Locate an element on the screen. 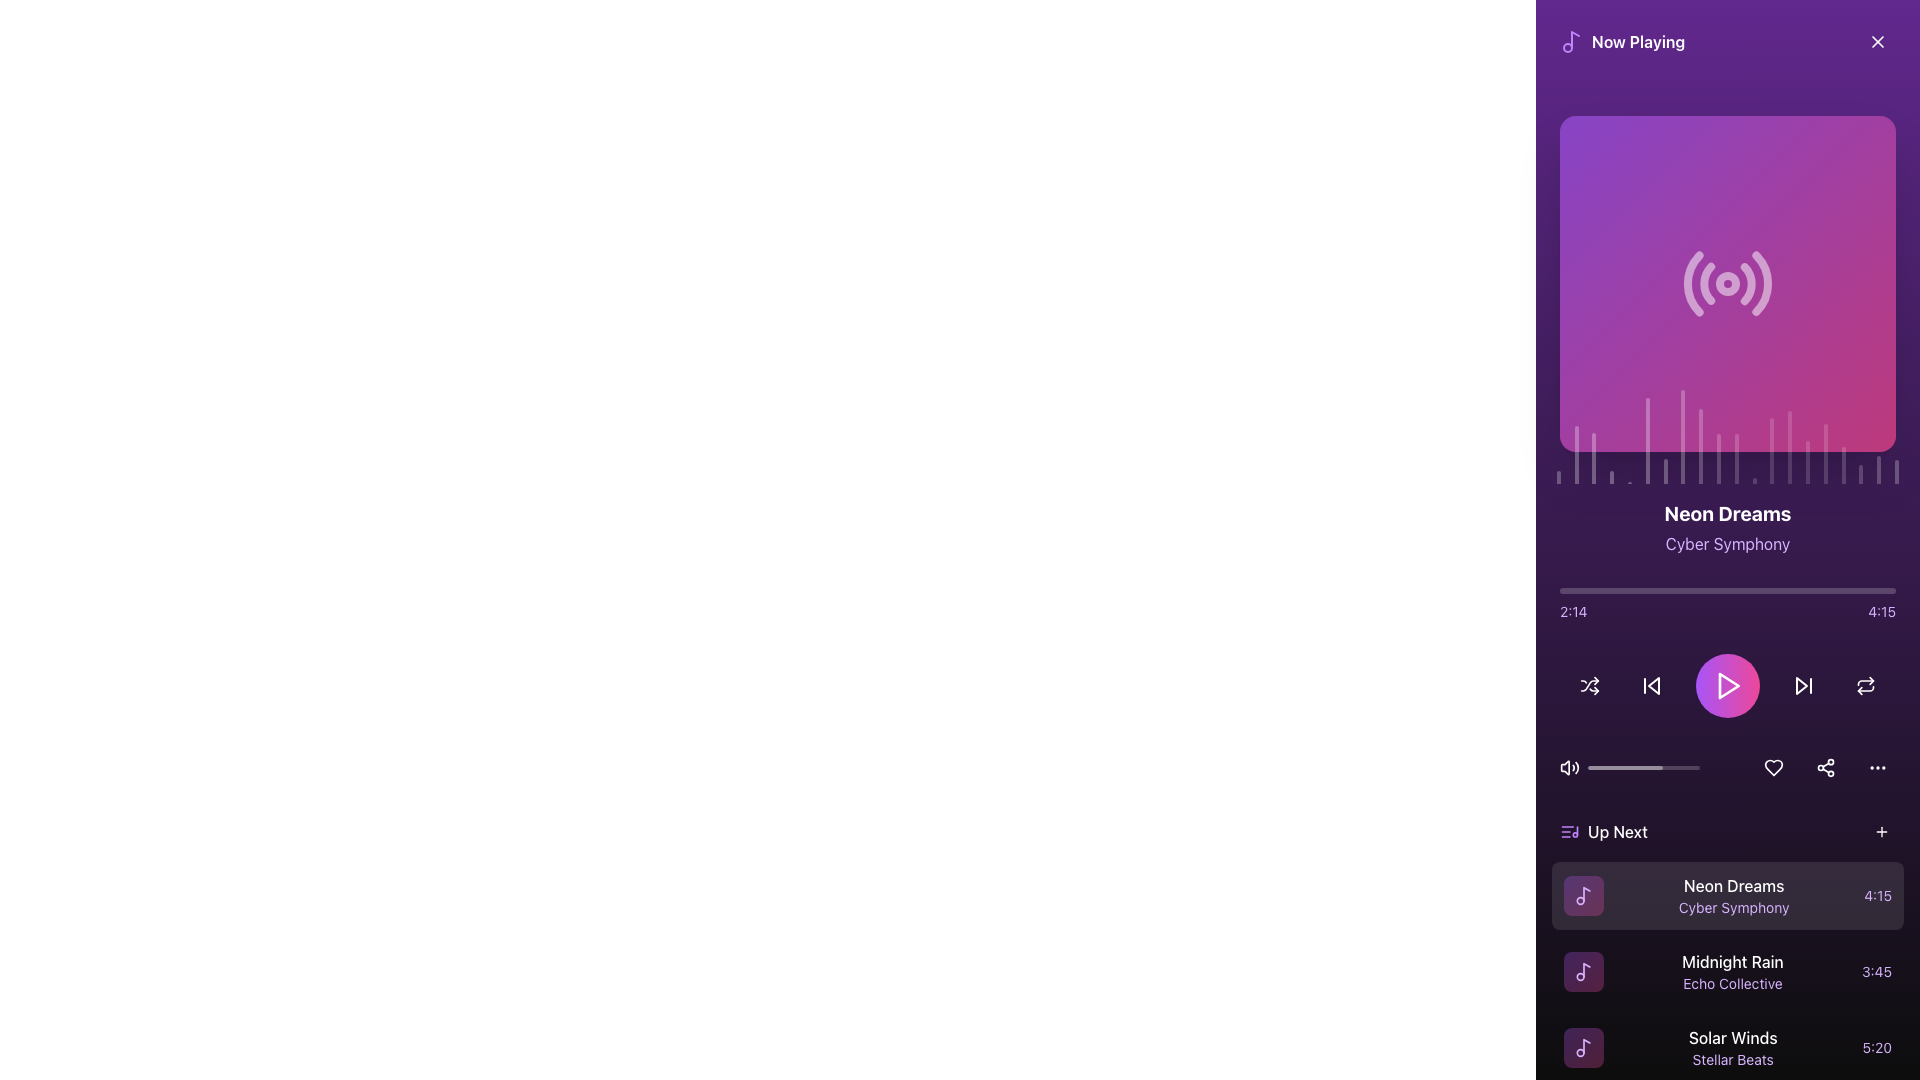 The image size is (1920, 1080). the Text Label that indicates the start of the 'Up Next' list, located near the bottom-right corner of the application interface is located at coordinates (1617, 832).